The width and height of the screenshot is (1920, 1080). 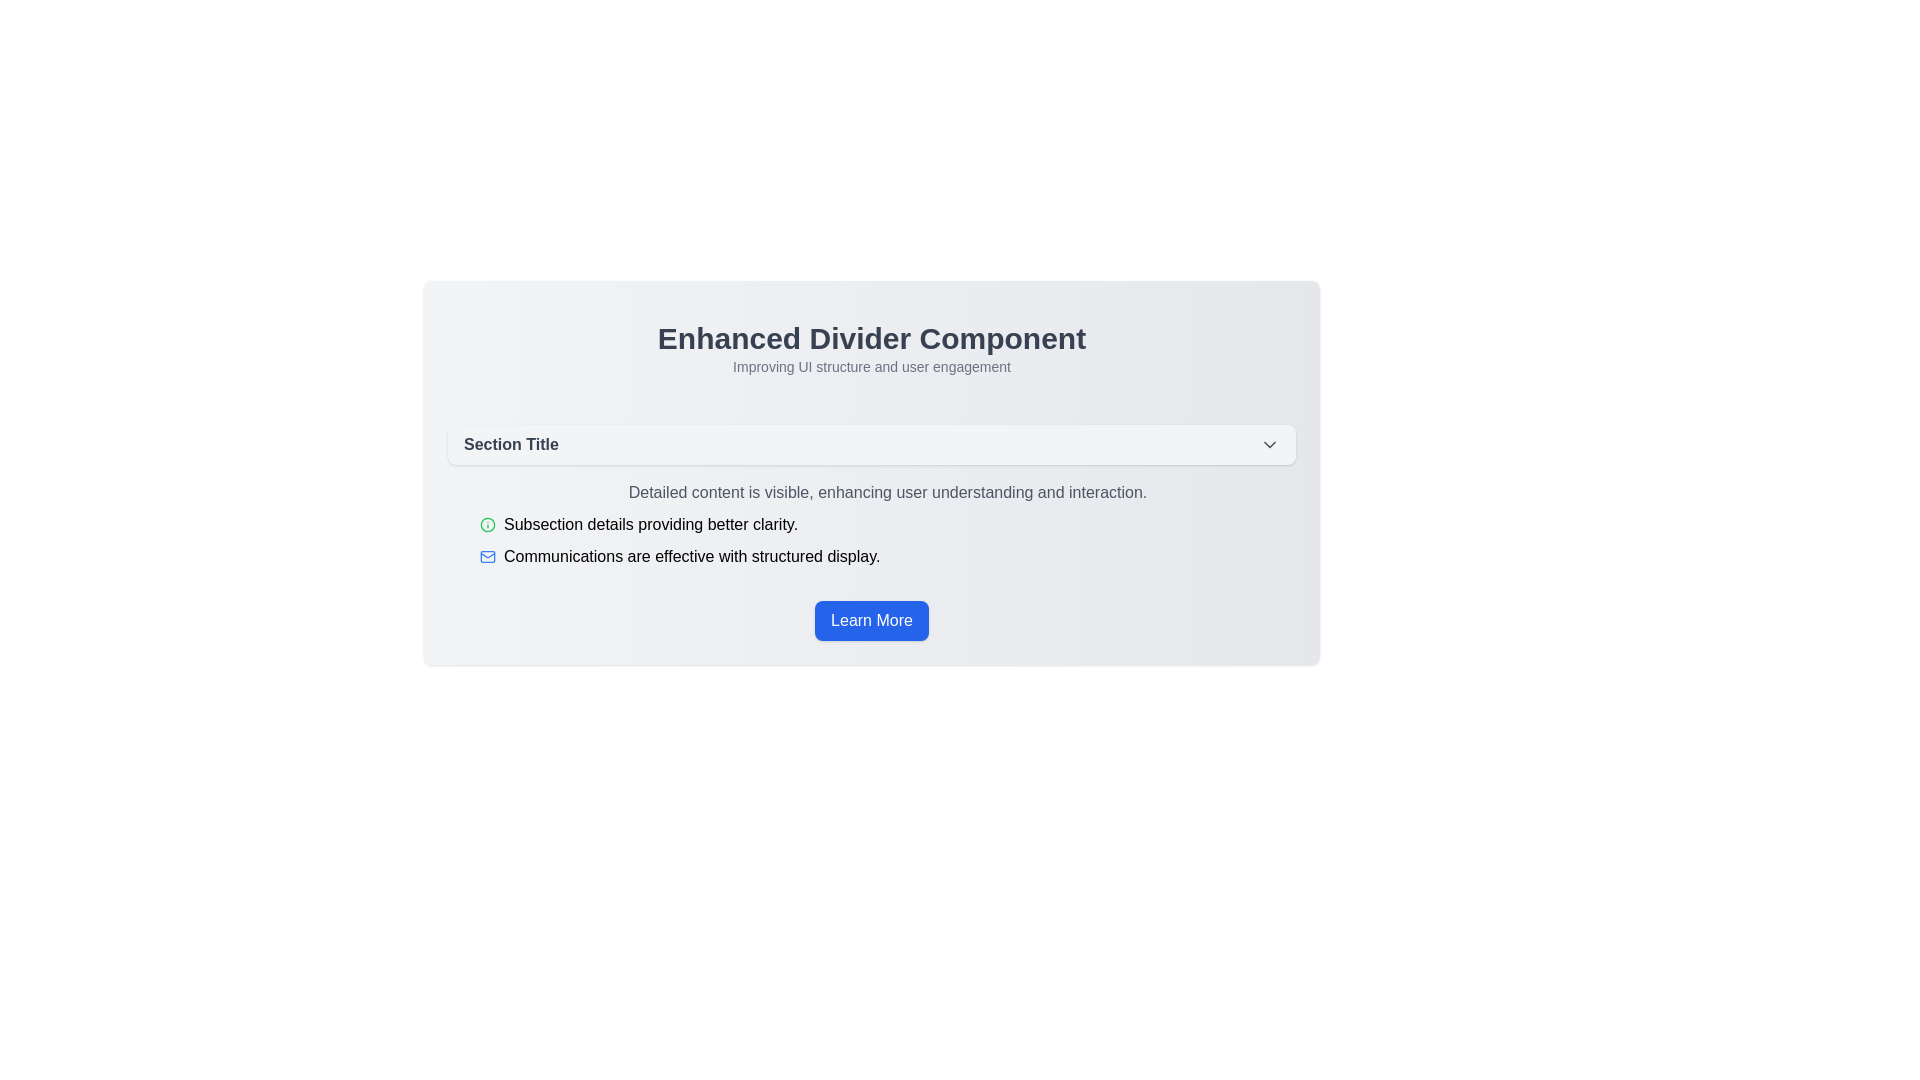 I want to click on the button with a blue background and white text reading 'Learn More', so click(x=872, y=620).